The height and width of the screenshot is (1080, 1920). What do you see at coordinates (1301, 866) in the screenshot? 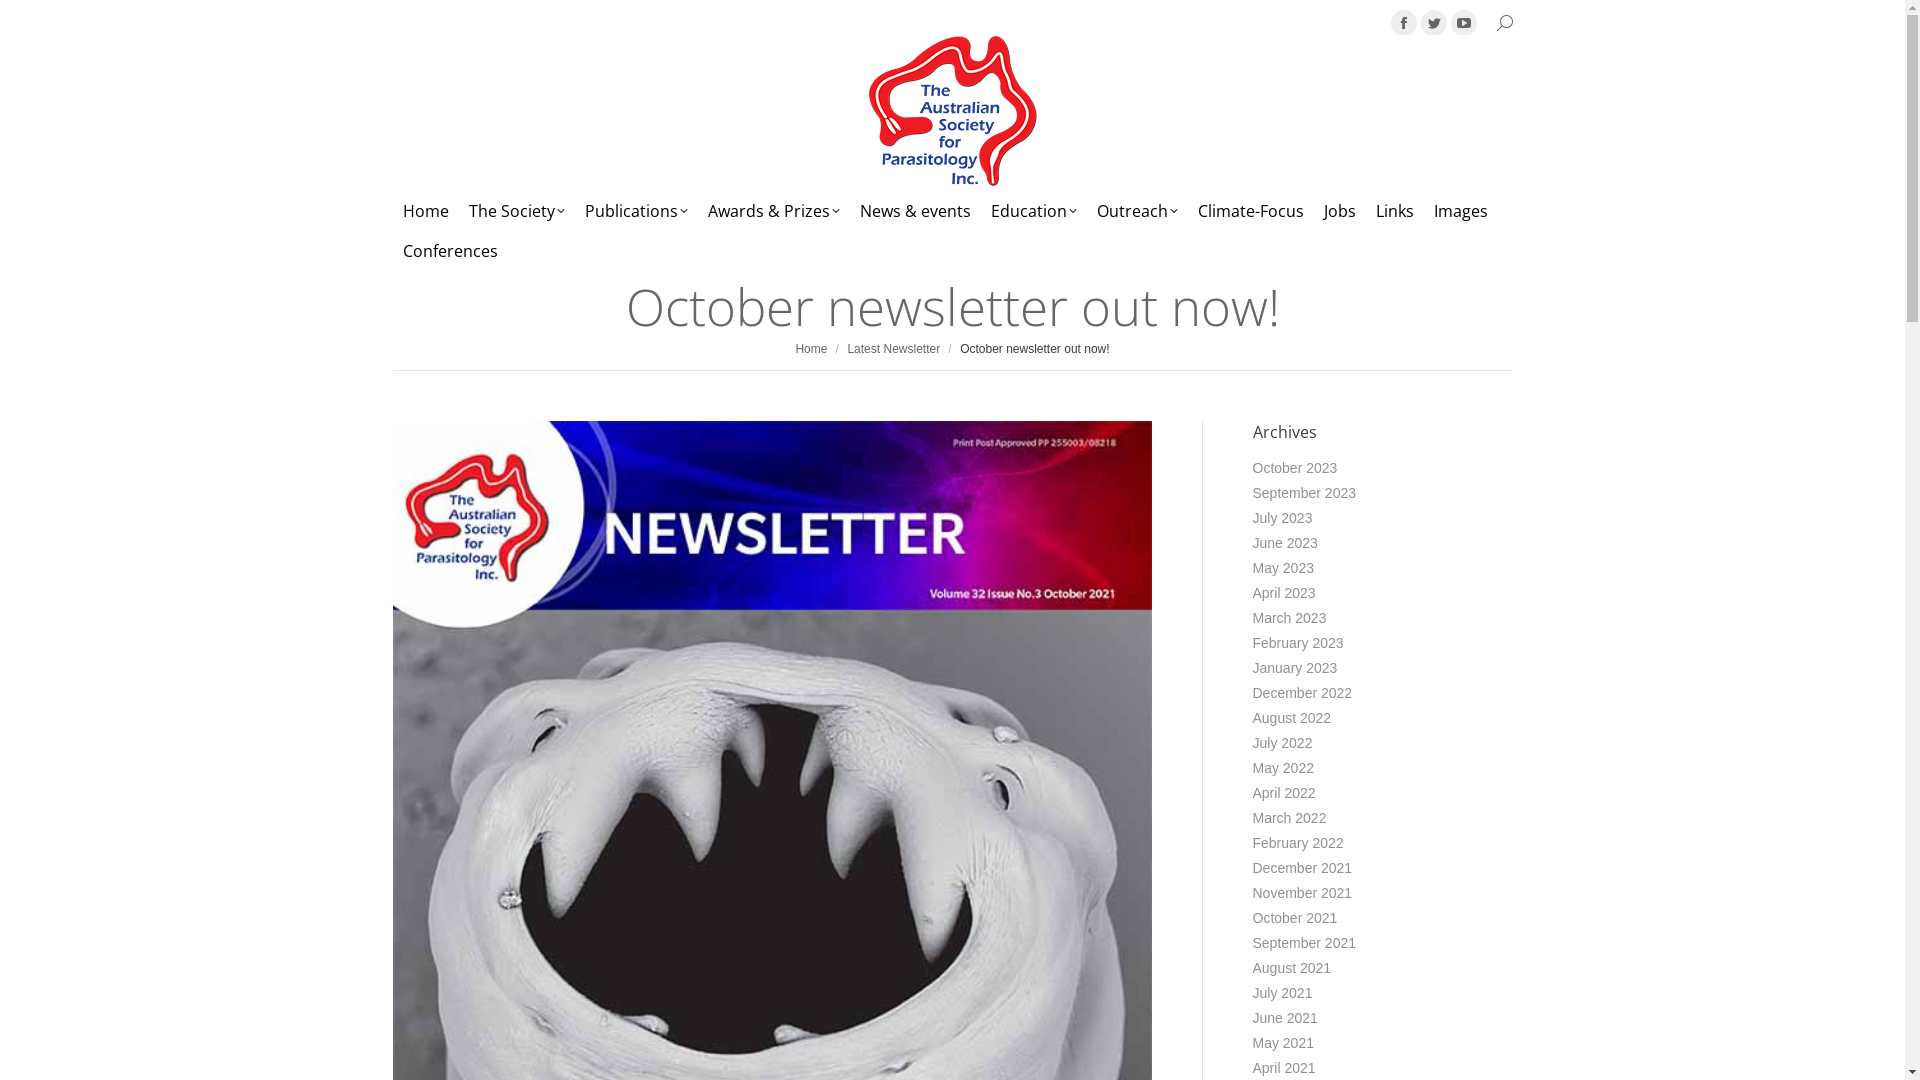
I see `'December 2021'` at bounding box center [1301, 866].